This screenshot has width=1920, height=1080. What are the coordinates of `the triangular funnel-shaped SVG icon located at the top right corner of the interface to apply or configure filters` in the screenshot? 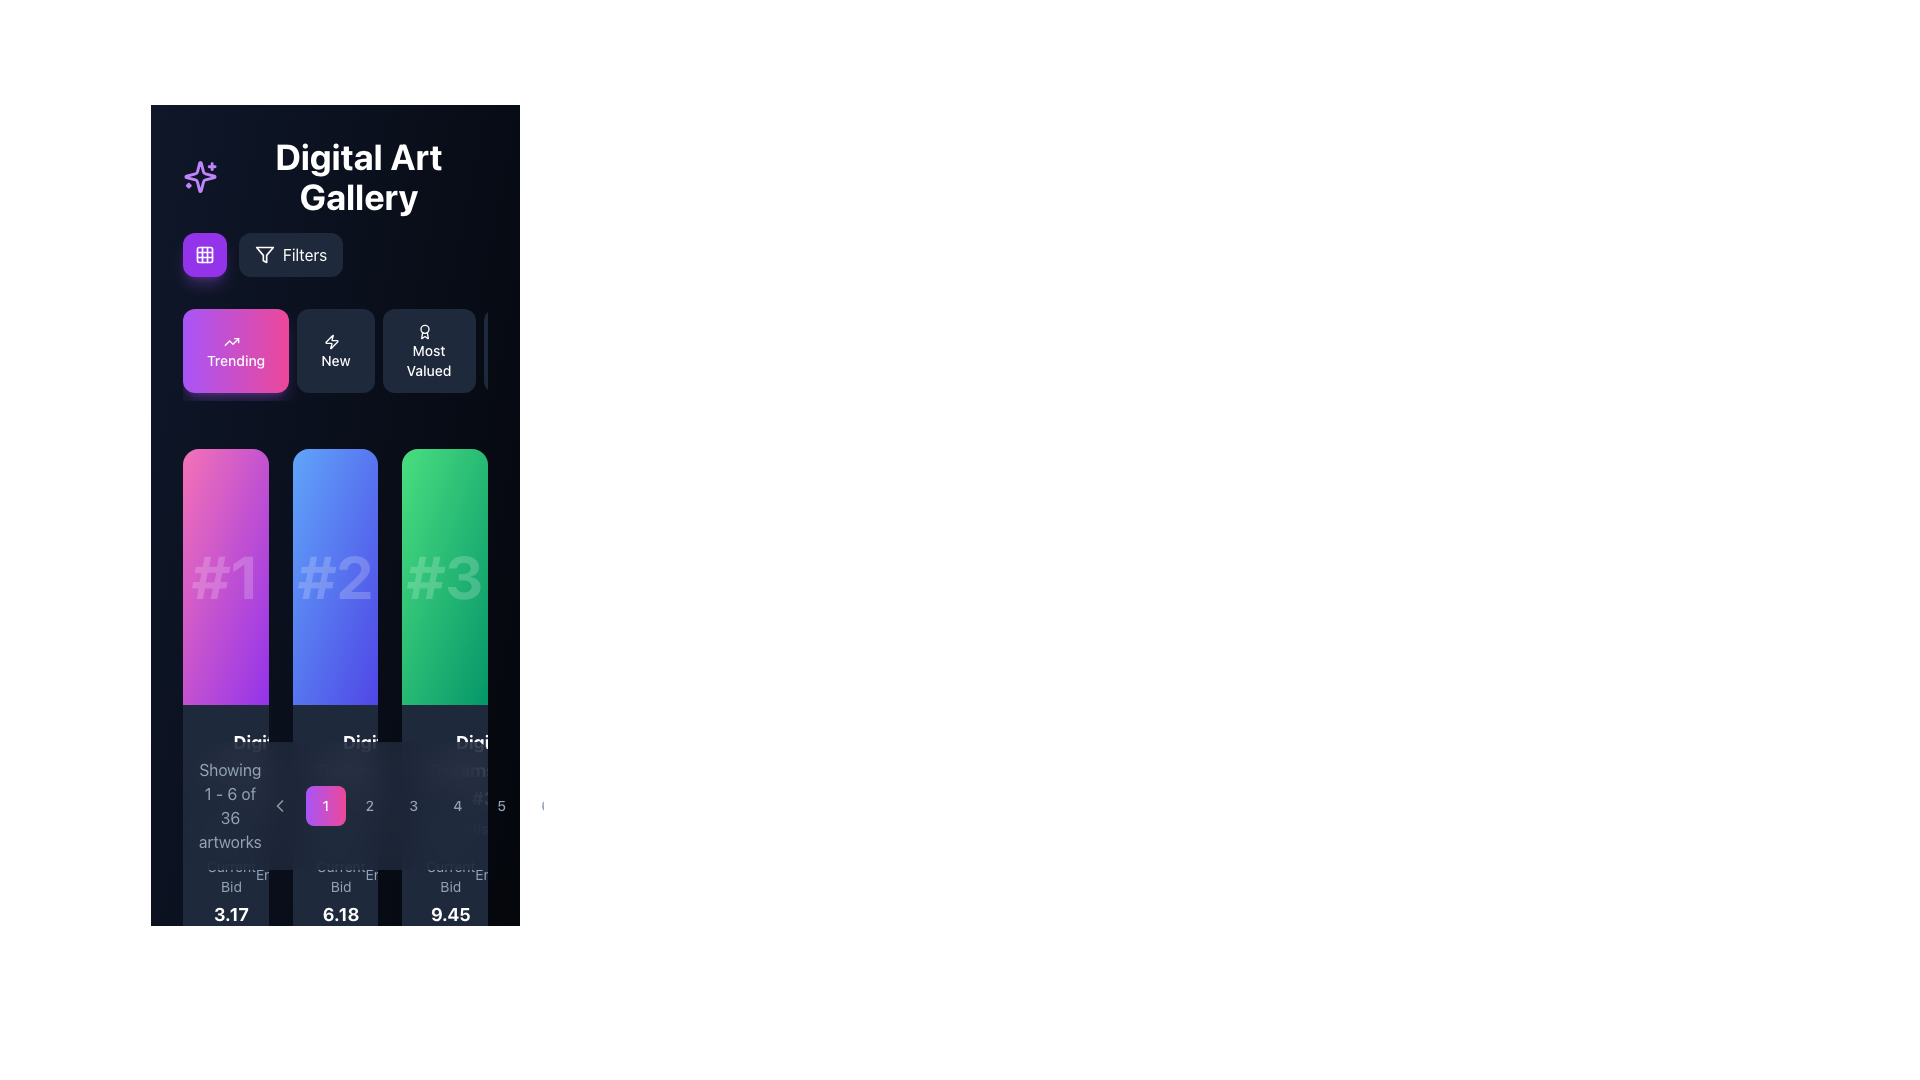 It's located at (263, 253).